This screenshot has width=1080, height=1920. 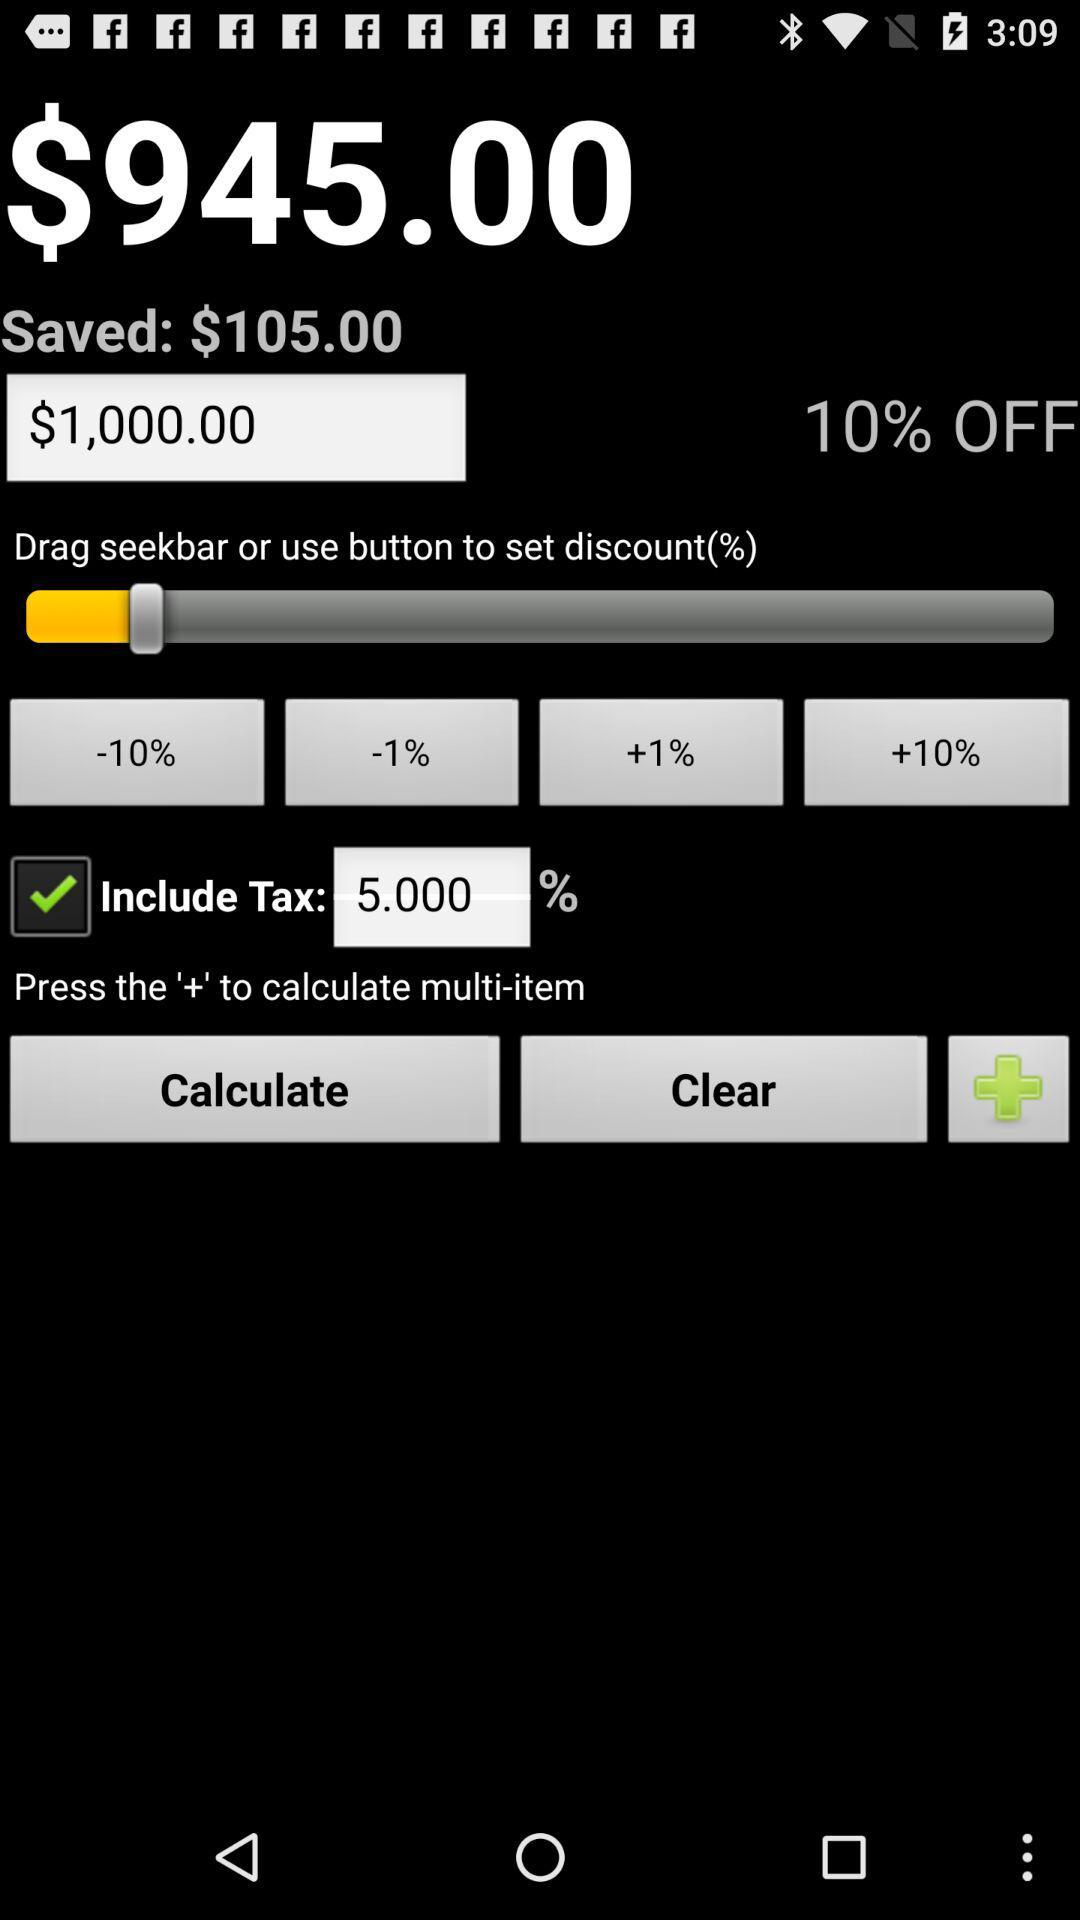 I want to click on the item above drag seekbar or, so click(x=235, y=431).